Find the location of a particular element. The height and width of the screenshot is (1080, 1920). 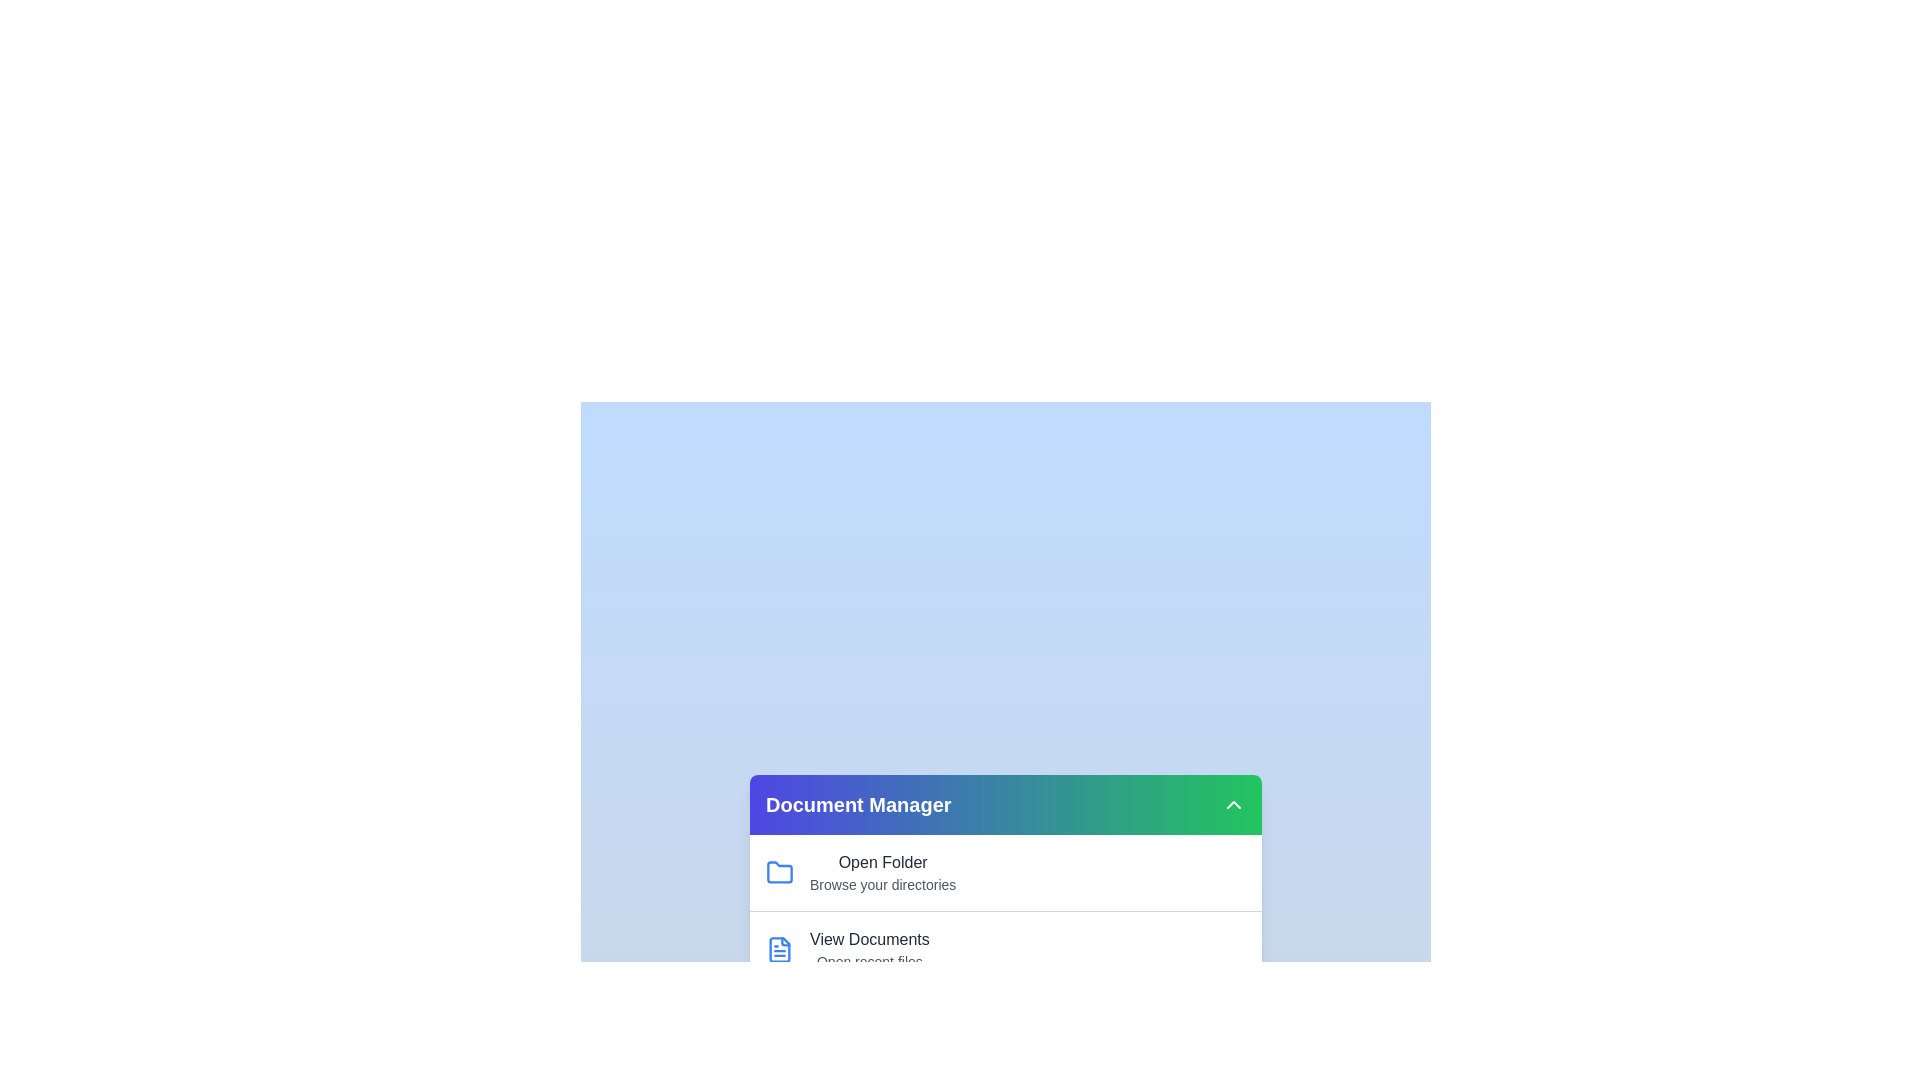

the menu item View Documents is located at coordinates (868, 940).